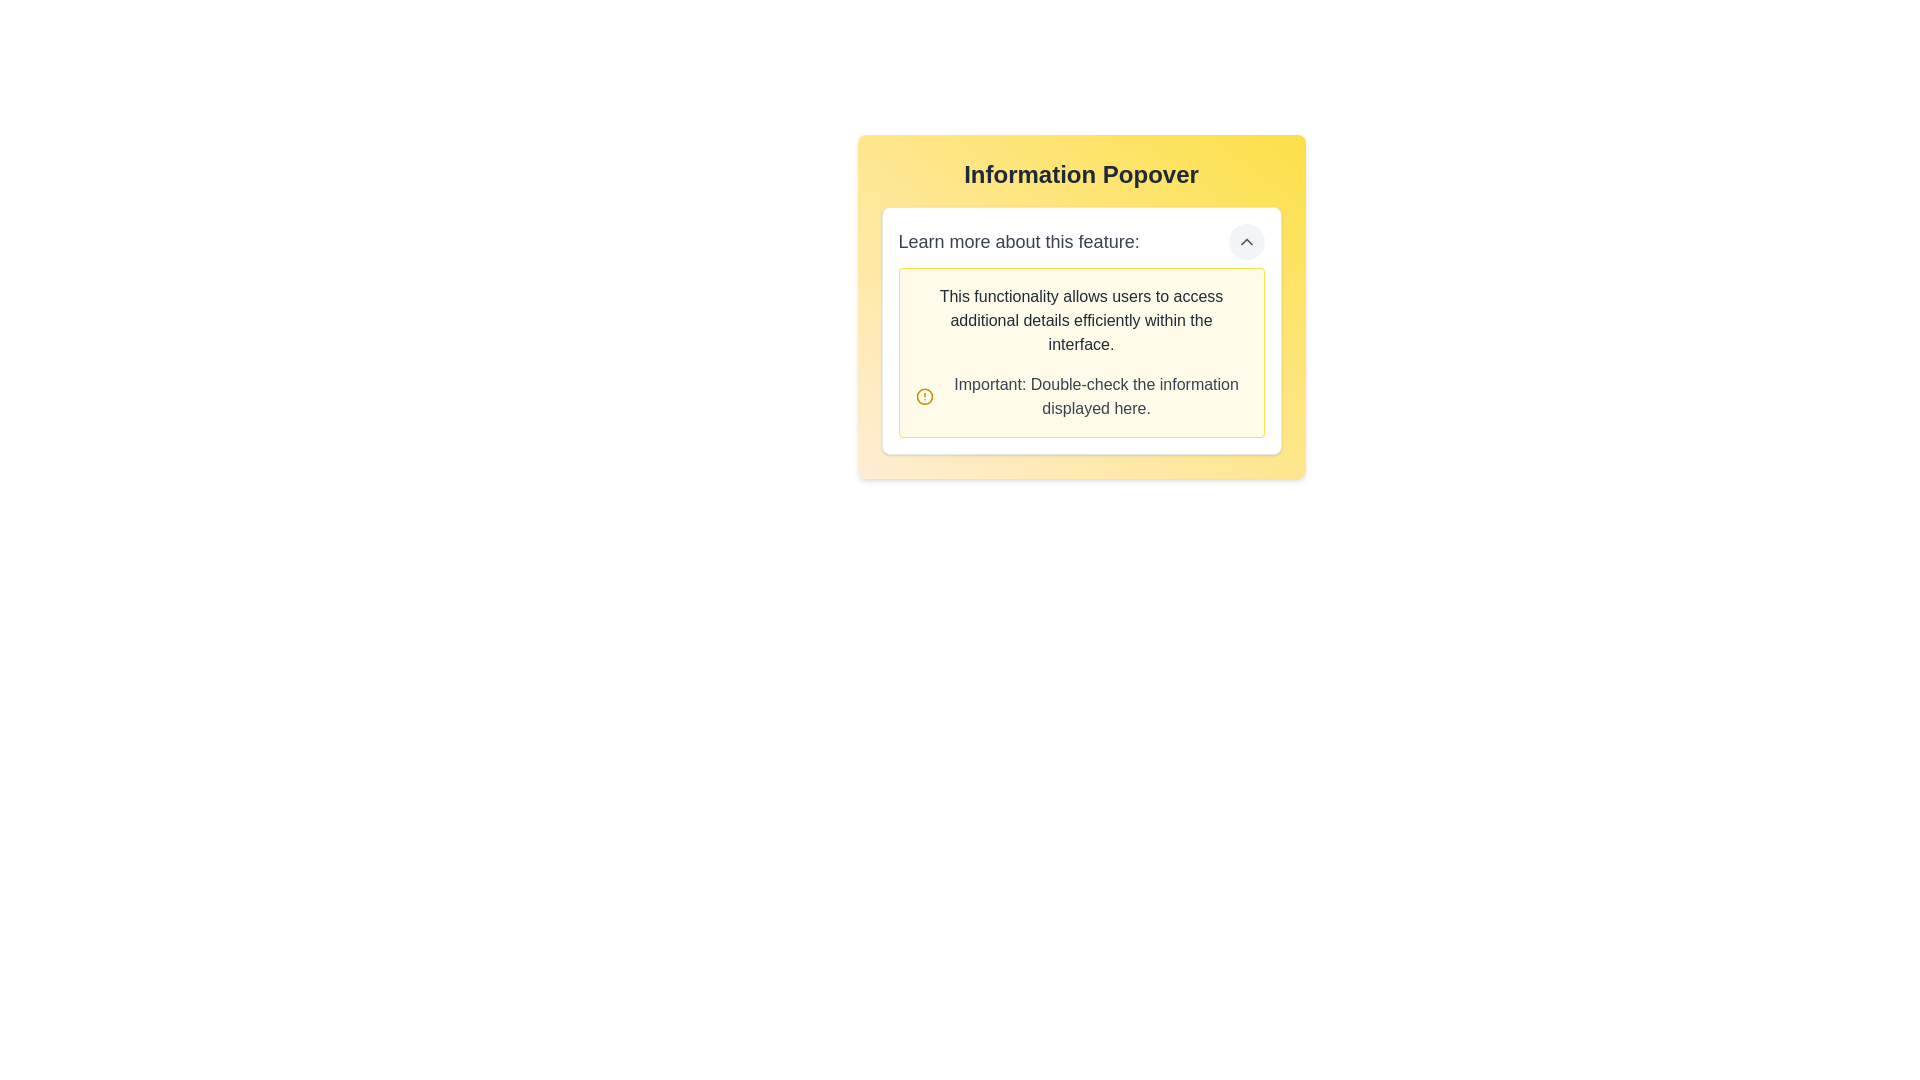  What do you see at coordinates (1095, 397) in the screenshot?
I see `text content of the element displaying 'Important: Double-check the information displayed here.' within the yellow notice box titled 'Information Popover'` at bounding box center [1095, 397].